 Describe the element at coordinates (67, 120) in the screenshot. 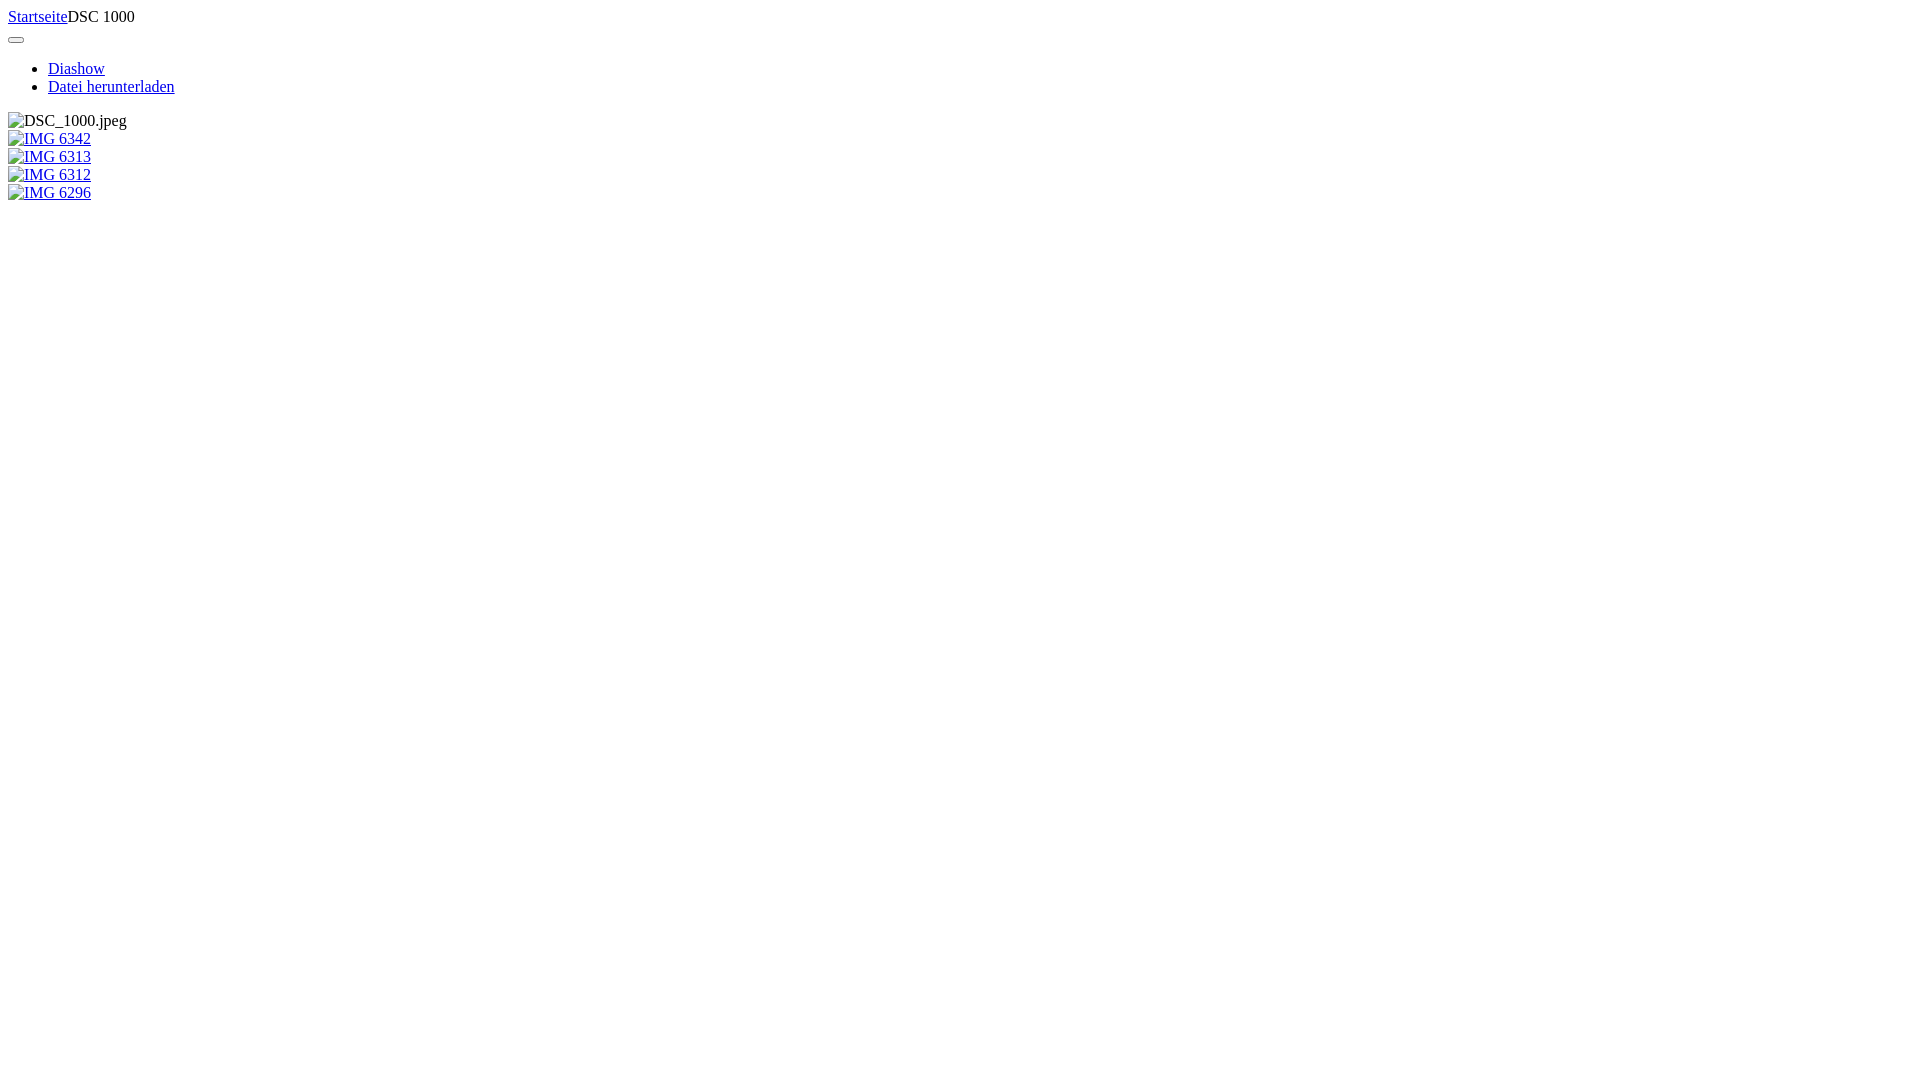

I see `'DSC 1000 - DSC_1000.jpeg'` at that location.